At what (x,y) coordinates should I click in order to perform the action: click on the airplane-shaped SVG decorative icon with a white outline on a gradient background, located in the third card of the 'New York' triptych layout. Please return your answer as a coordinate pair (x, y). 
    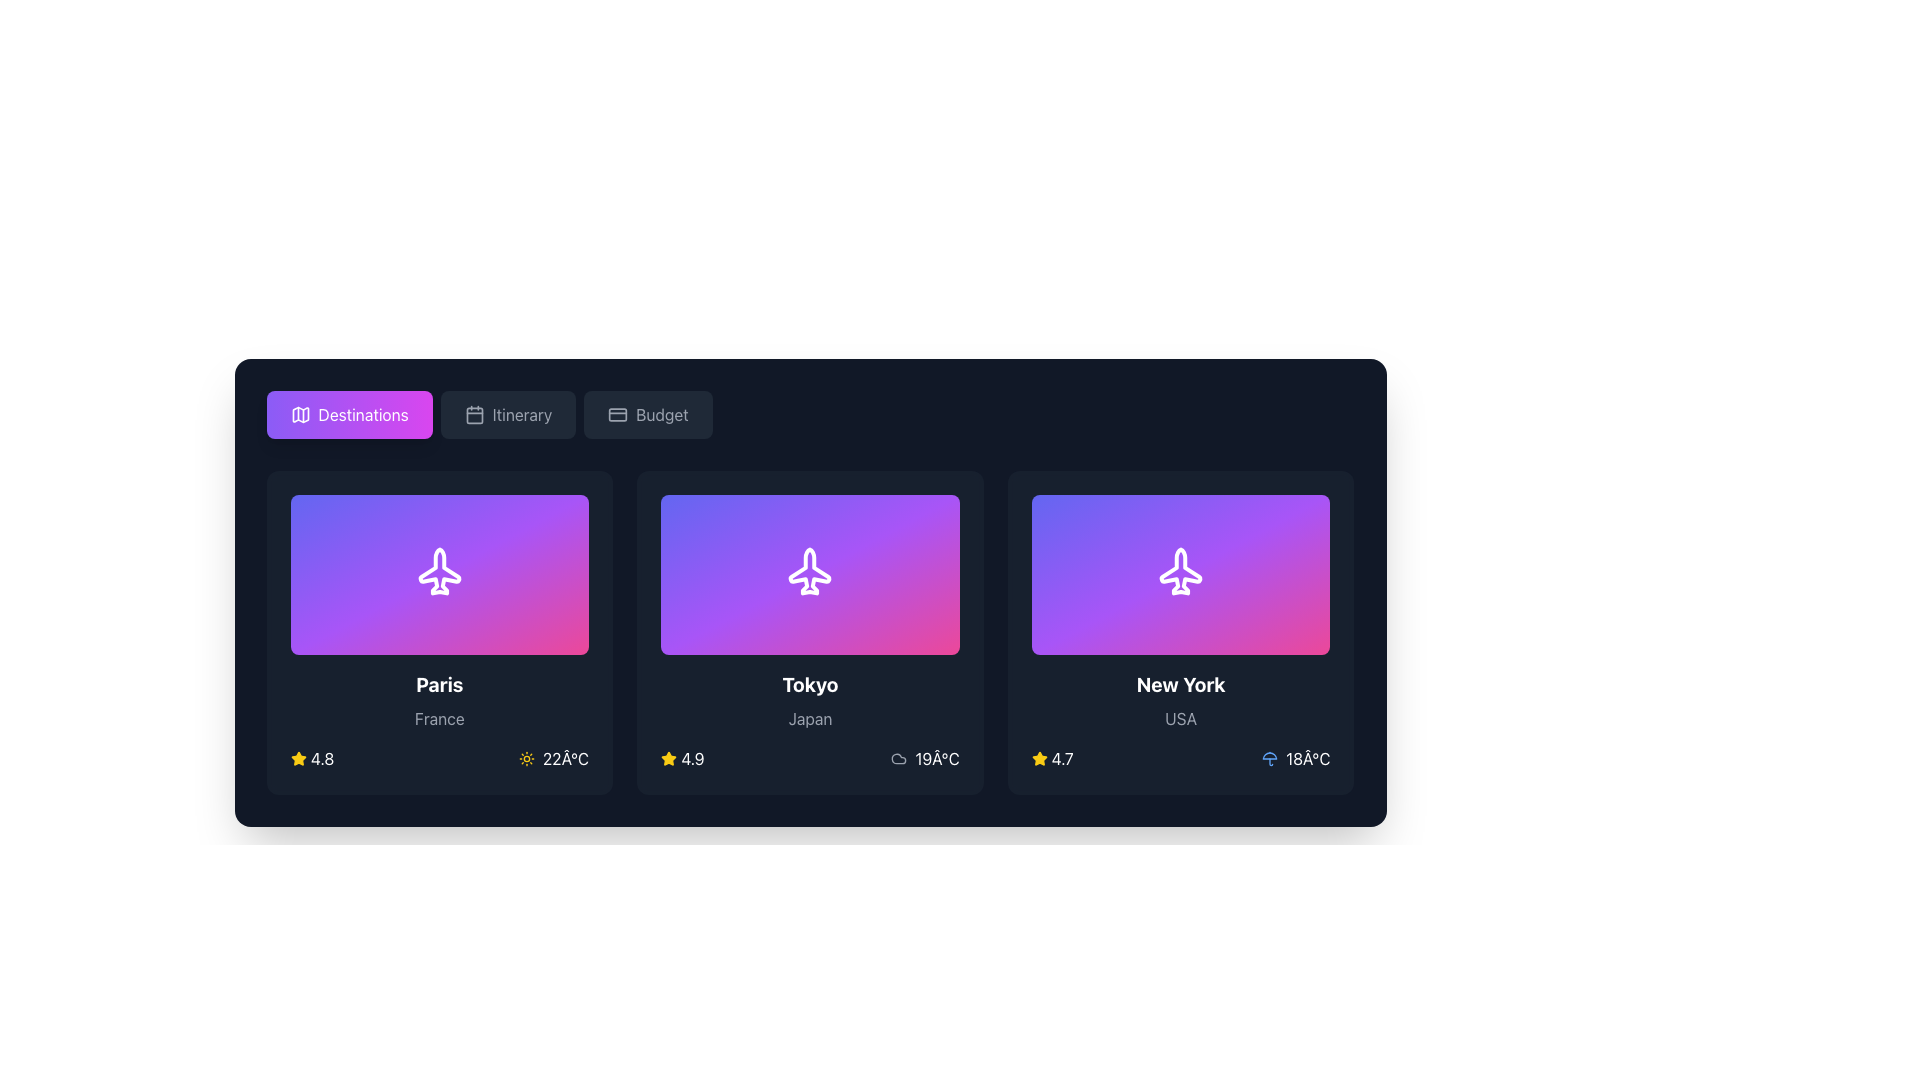
    Looking at the image, I should click on (1181, 574).